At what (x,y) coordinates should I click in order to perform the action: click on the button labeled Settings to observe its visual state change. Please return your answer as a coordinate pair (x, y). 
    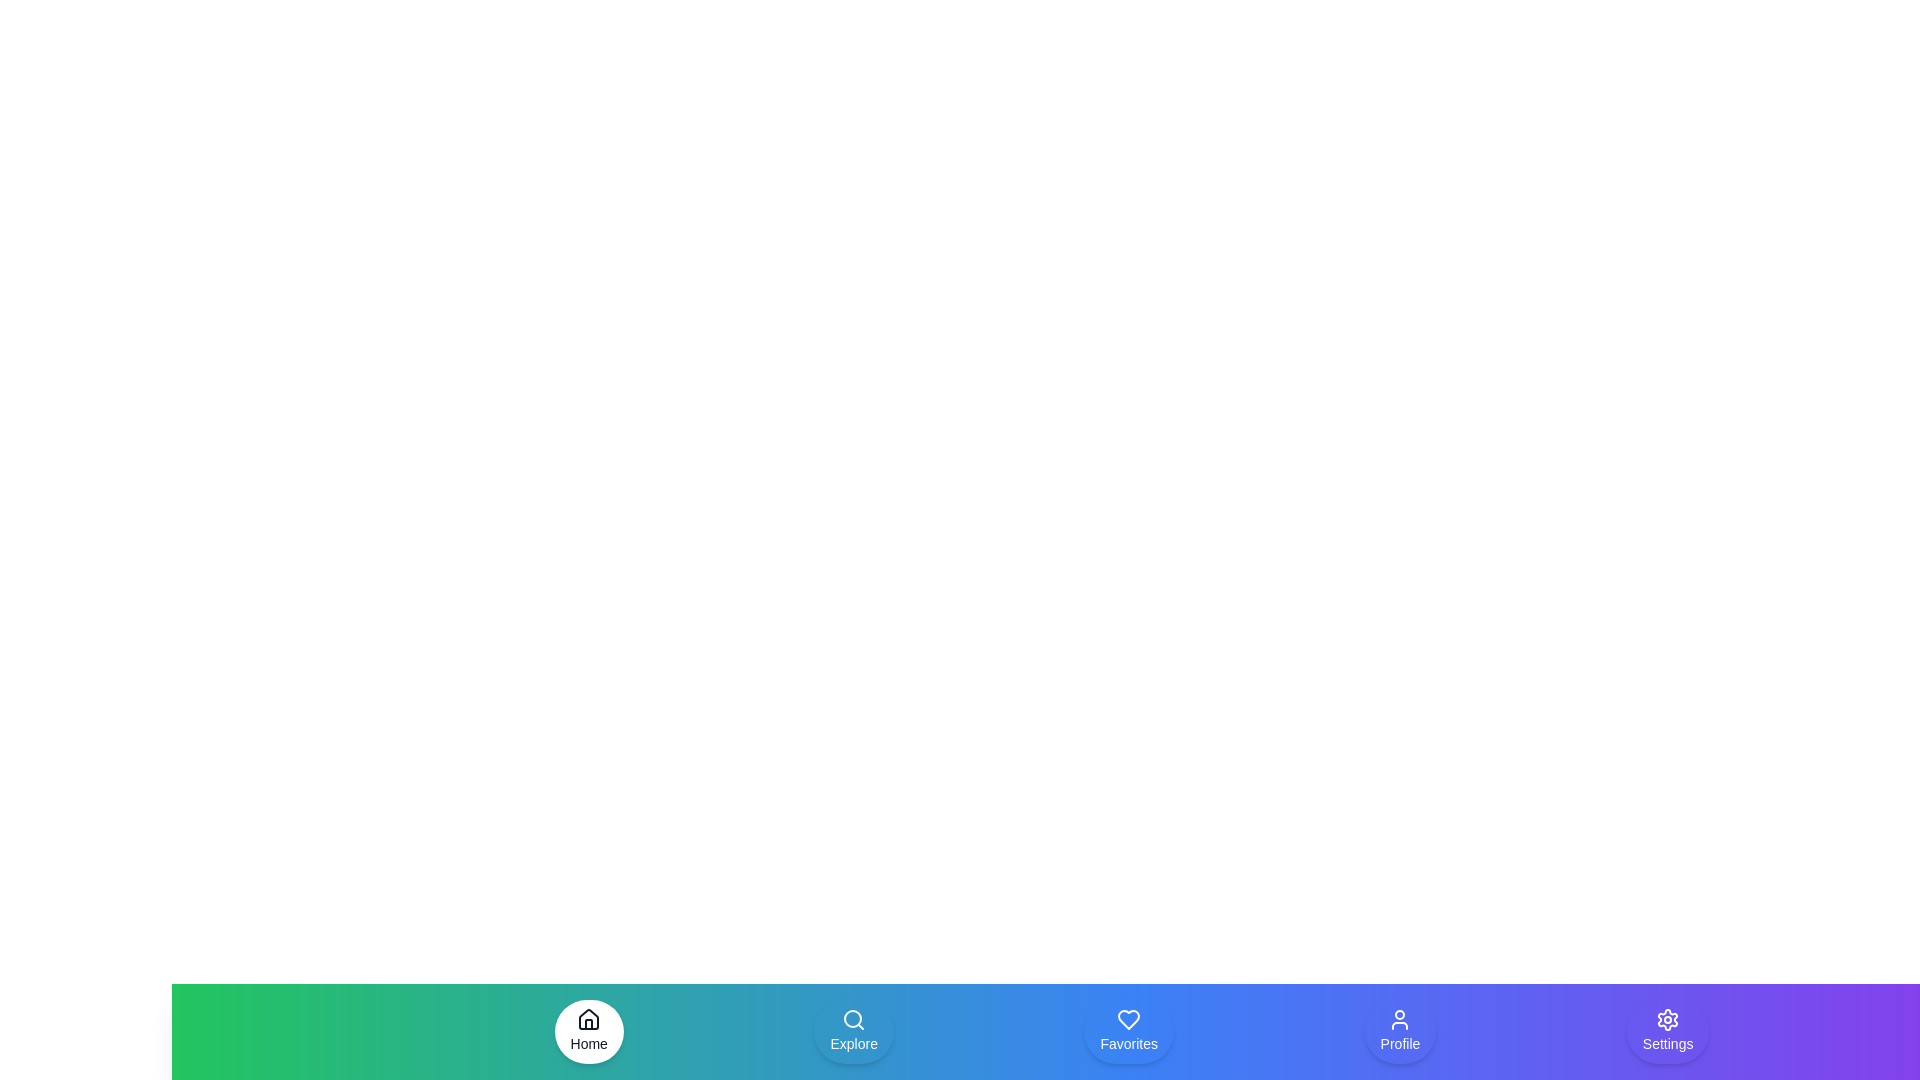
    Looking at the image, I should click on (1668, 1032).